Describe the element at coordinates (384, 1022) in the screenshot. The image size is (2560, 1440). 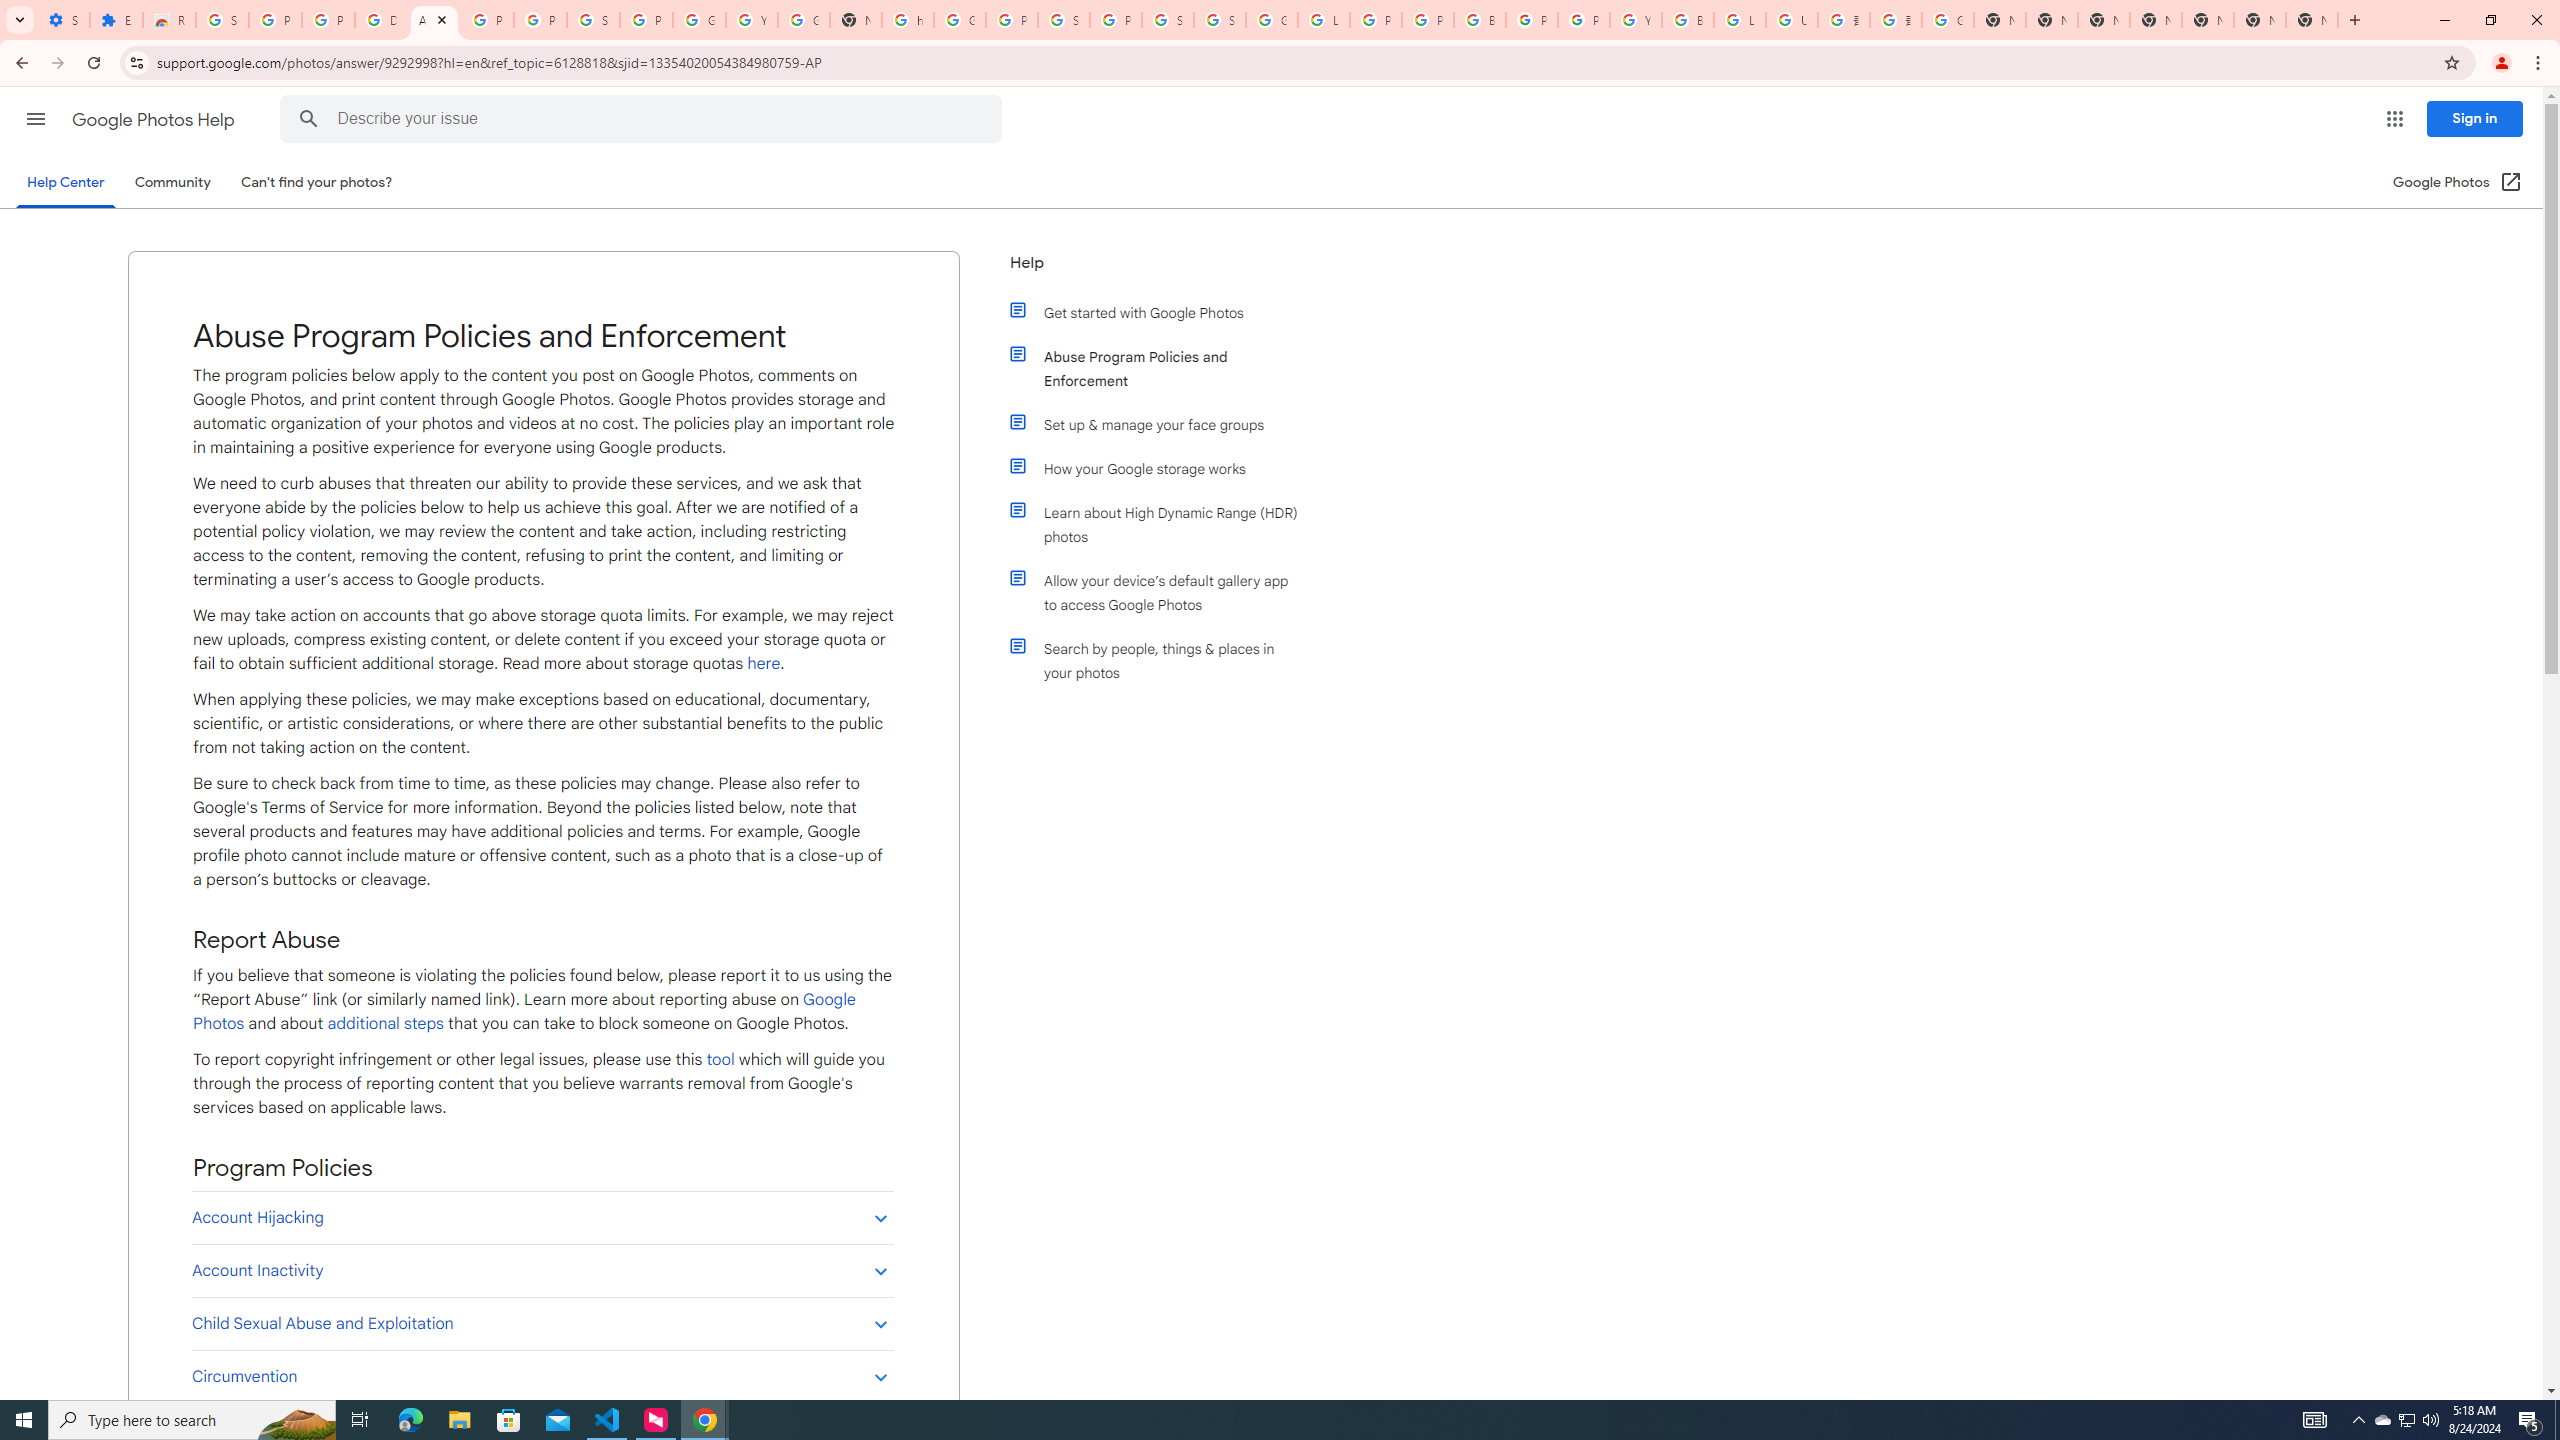
I see `'additional steps'` at that location.